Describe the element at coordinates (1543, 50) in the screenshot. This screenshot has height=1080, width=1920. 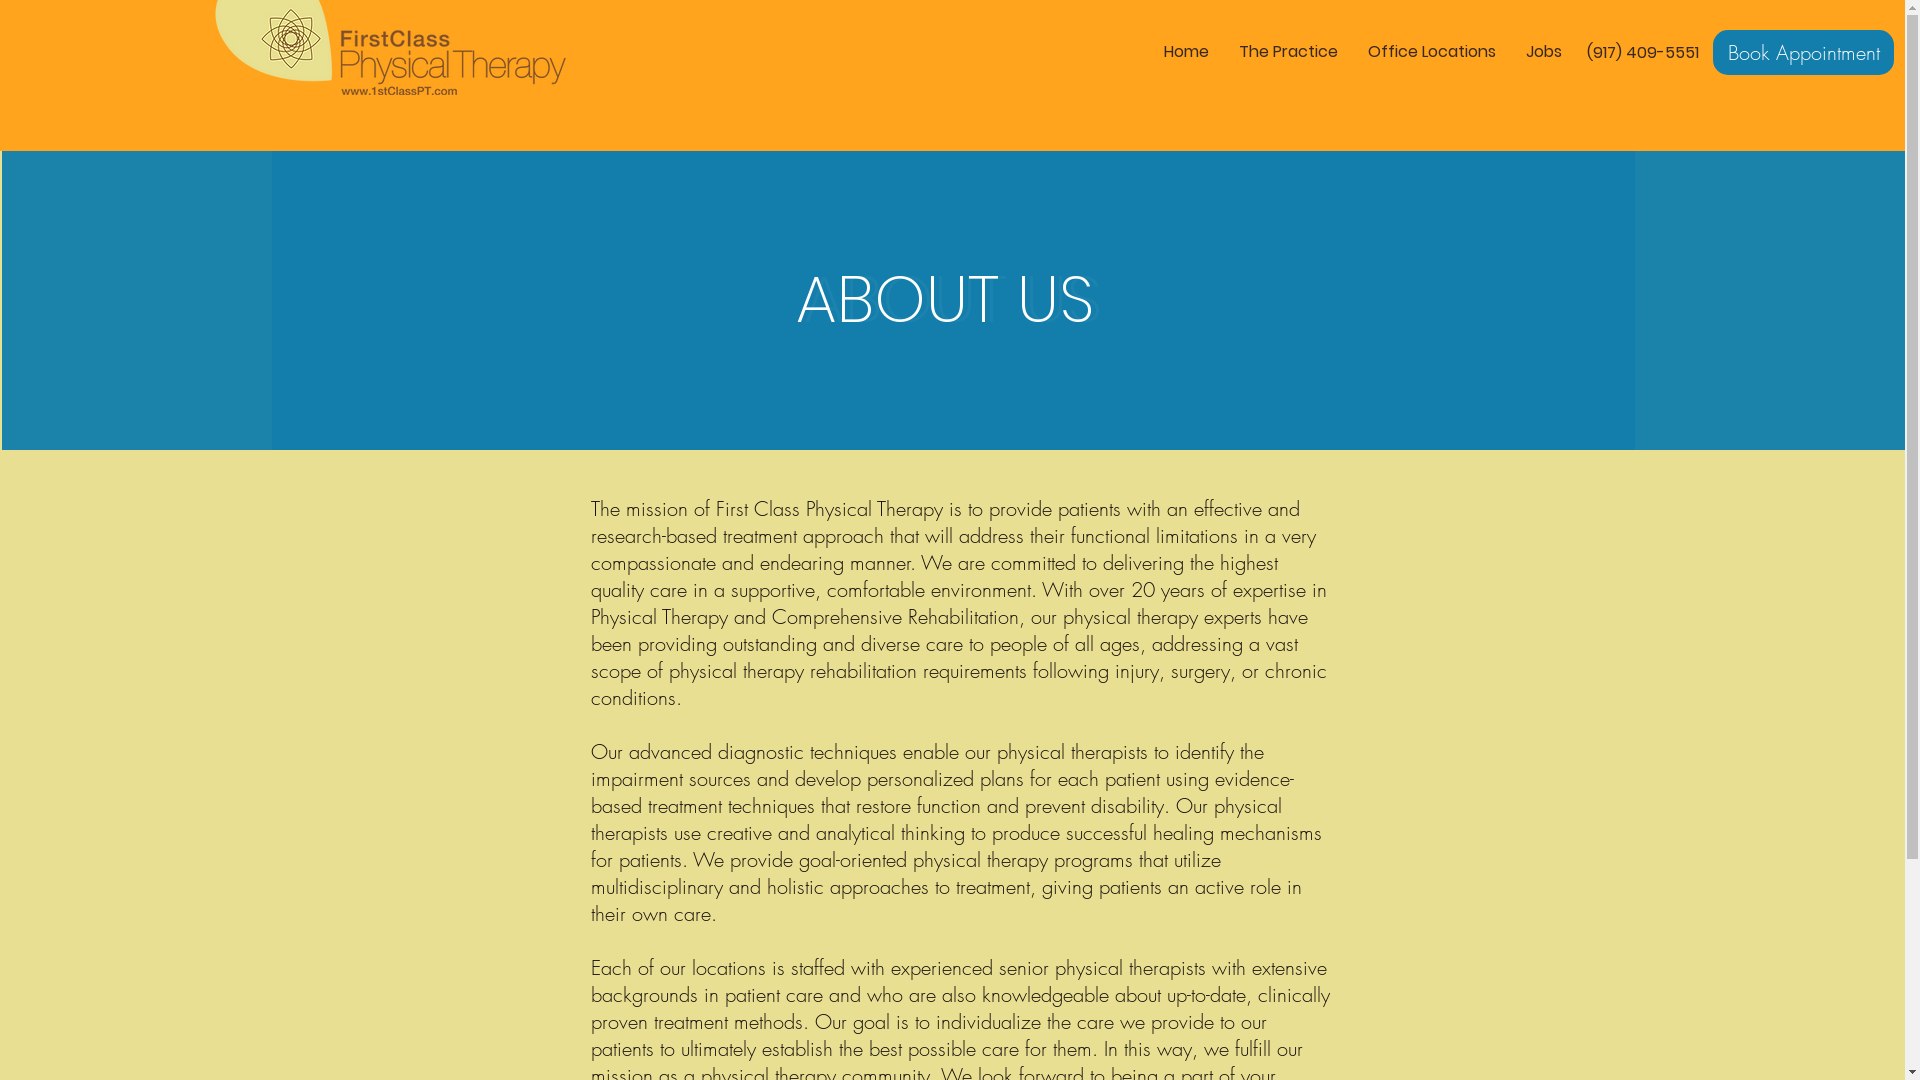
I see `'Jobs'` at that location.